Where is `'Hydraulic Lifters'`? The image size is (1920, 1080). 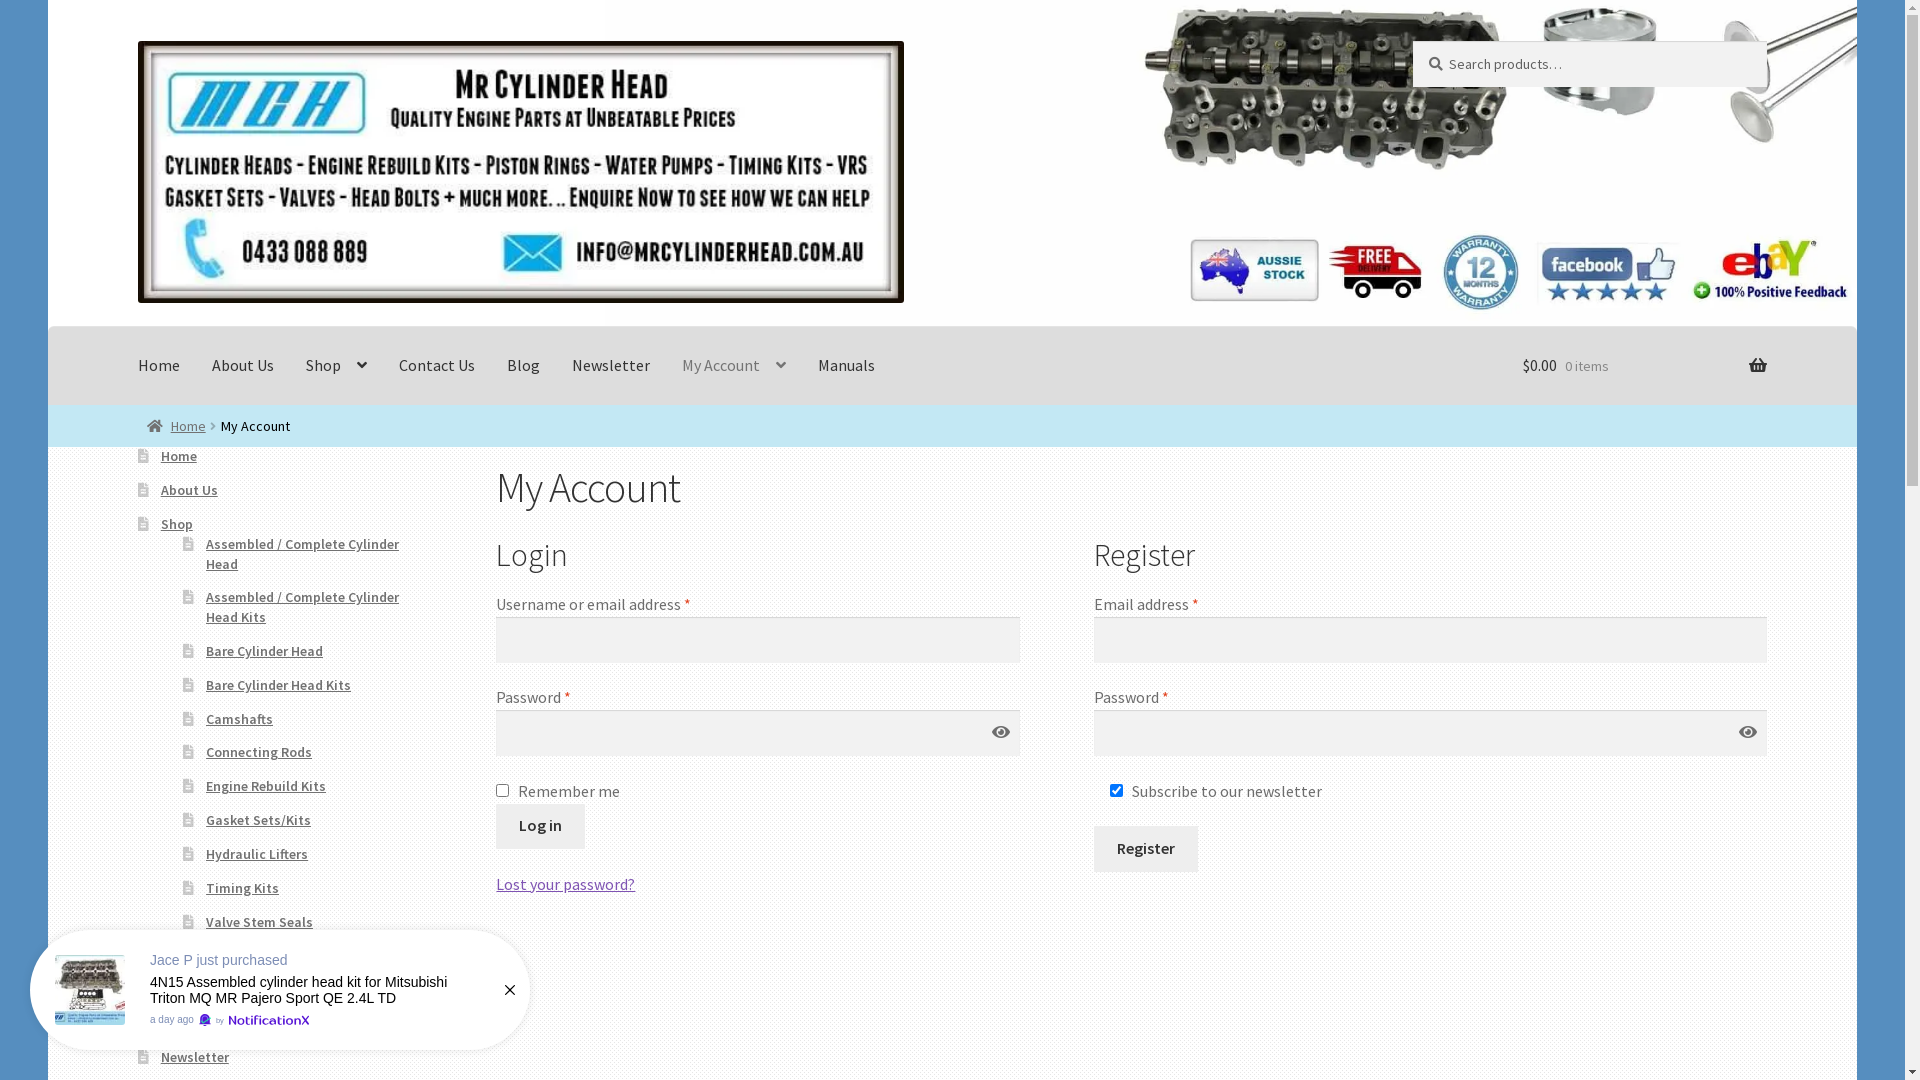
'Hydraulic Lifters' is located at coordinates (206, 853).